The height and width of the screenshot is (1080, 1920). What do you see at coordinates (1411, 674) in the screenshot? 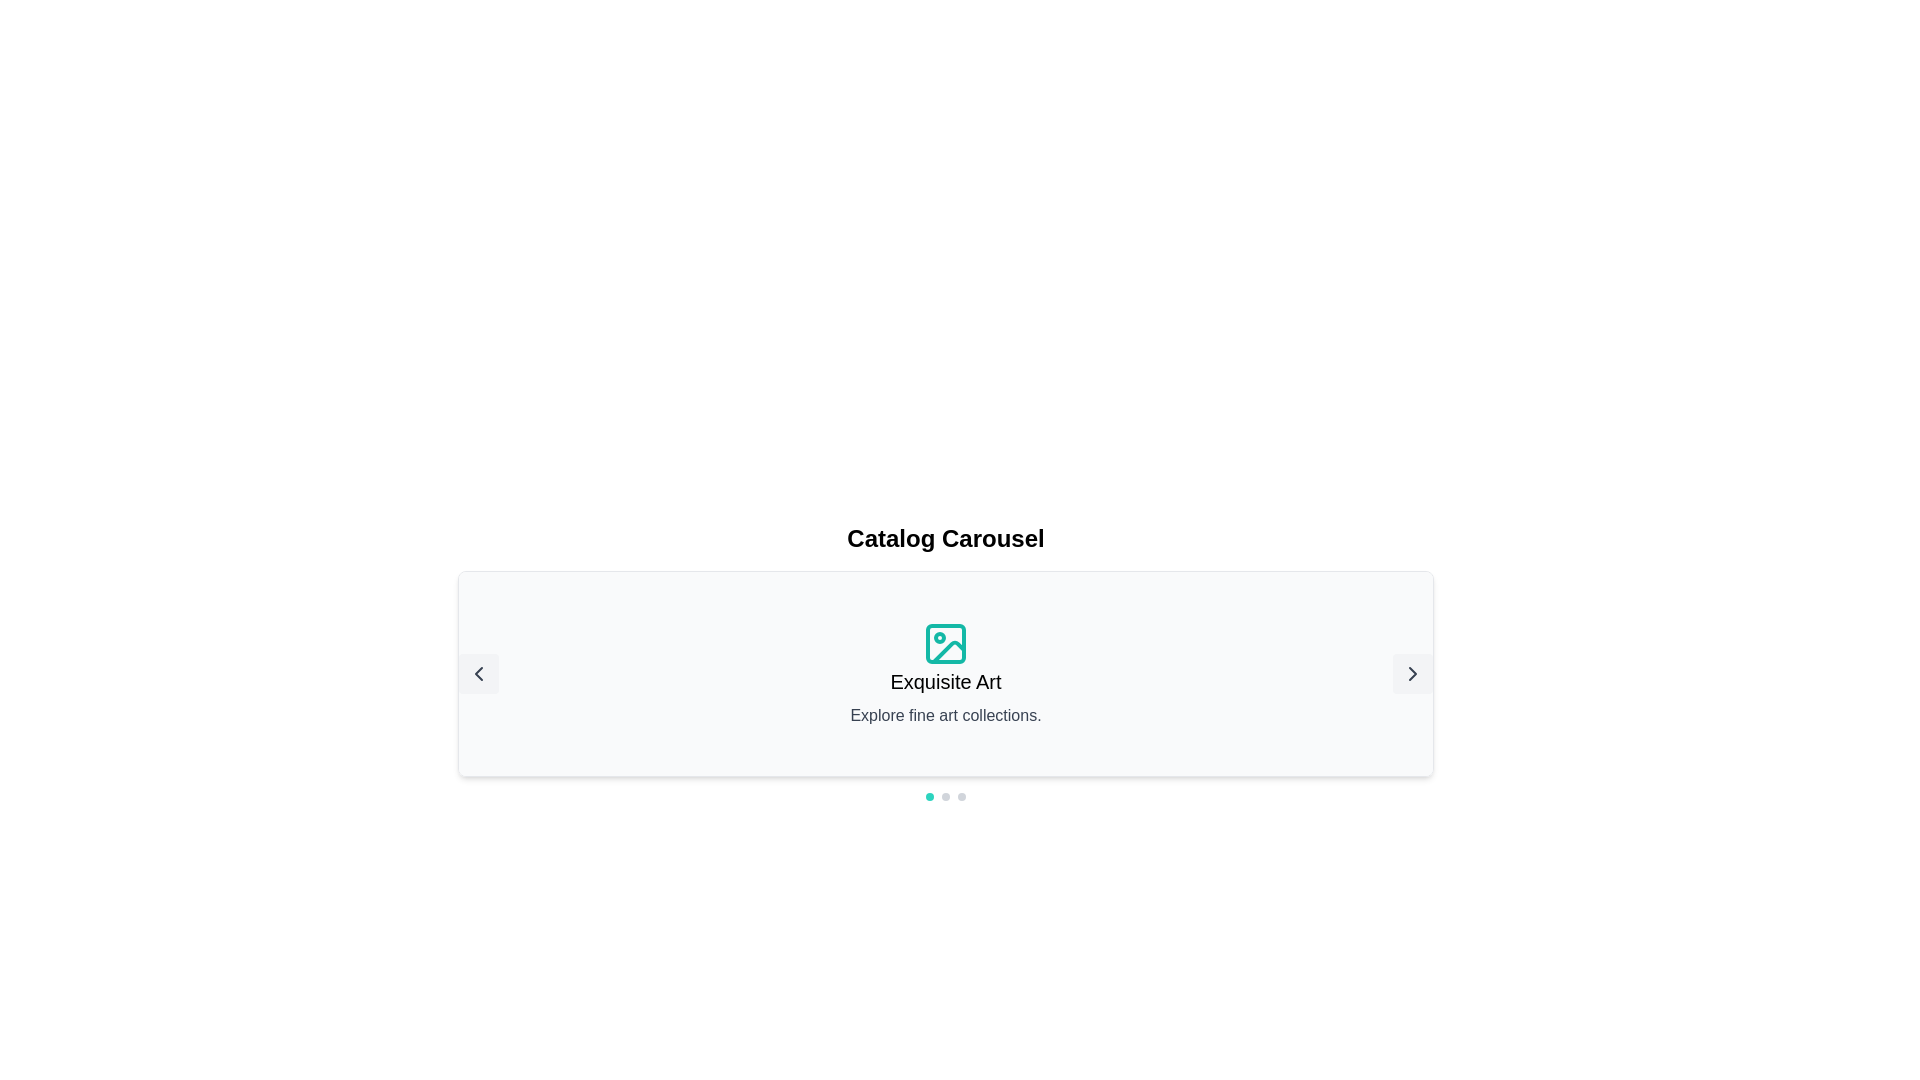
I see `the navigation icon located on the right edge of the carousel interface` at bounding box center [1411, 674].